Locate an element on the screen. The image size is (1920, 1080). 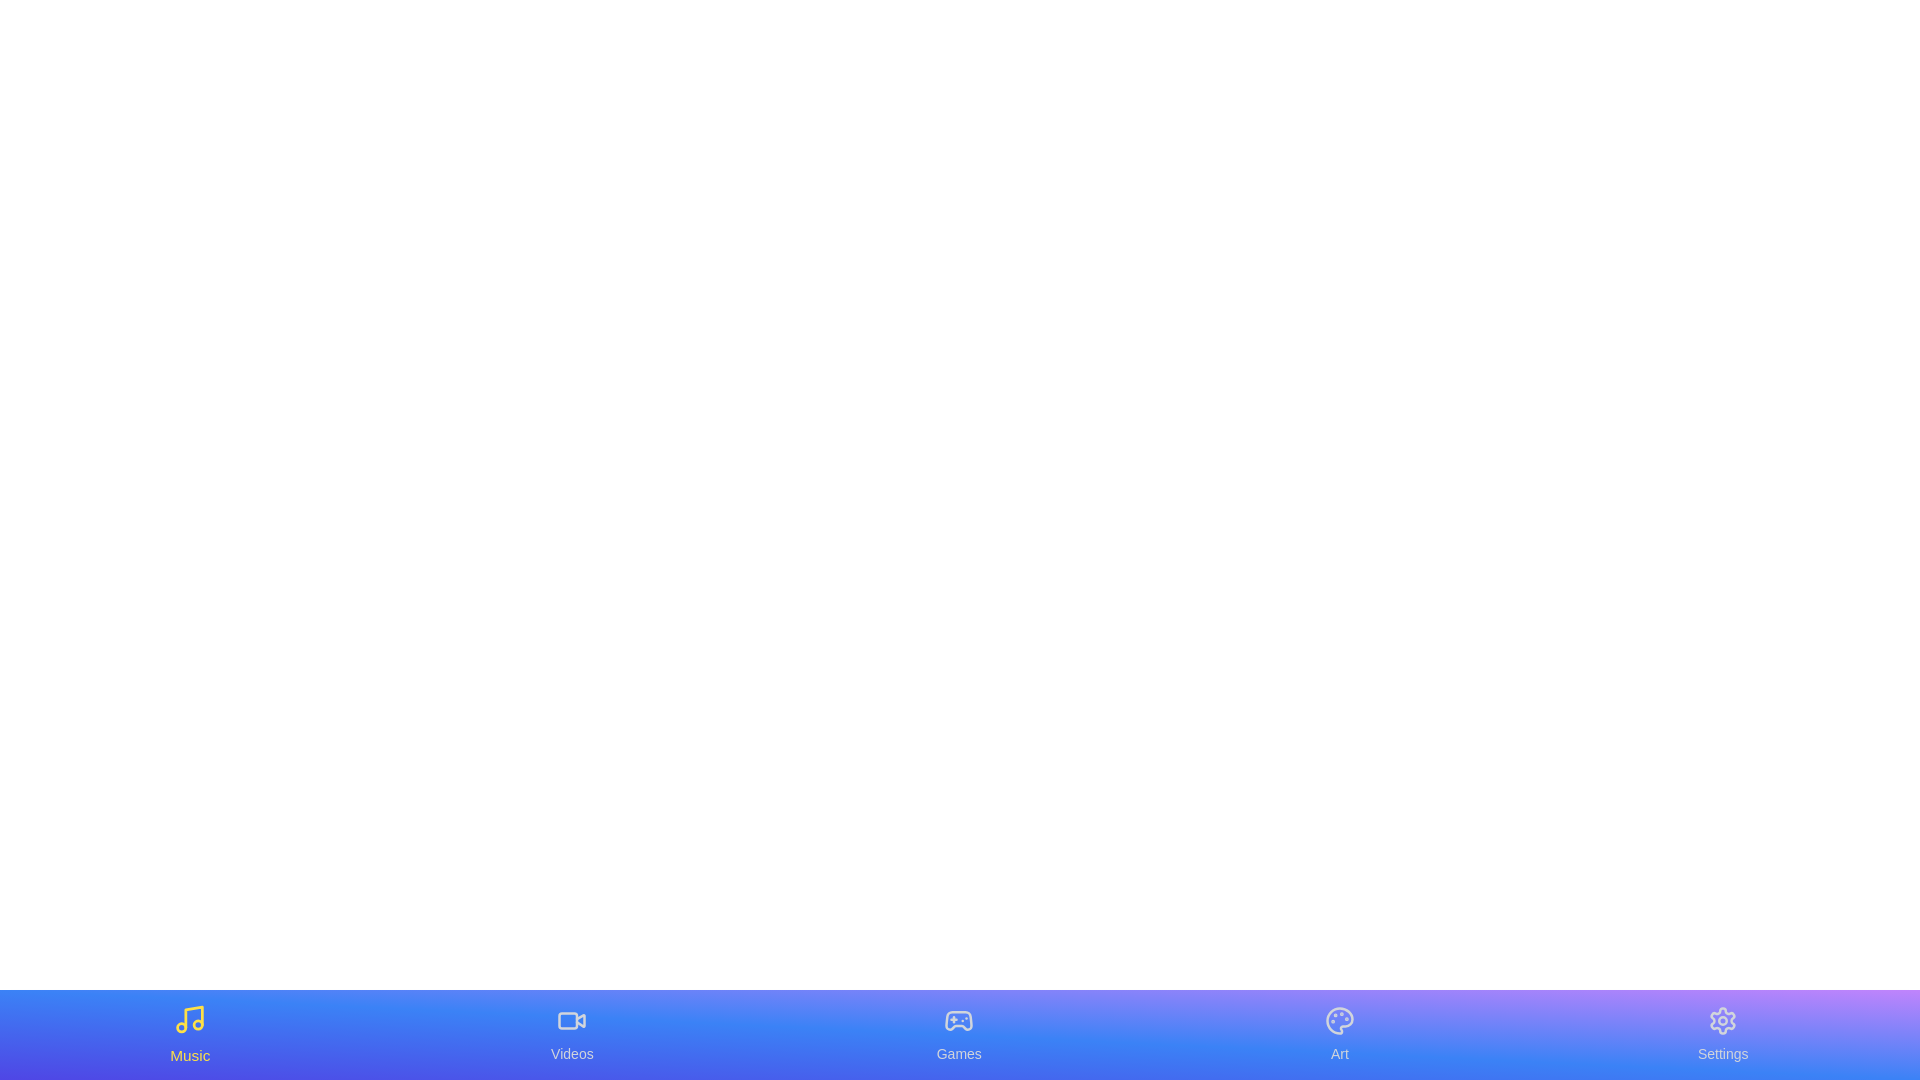
the Settings tab by clicking on its icon is located at coordinates (1722, 1034).